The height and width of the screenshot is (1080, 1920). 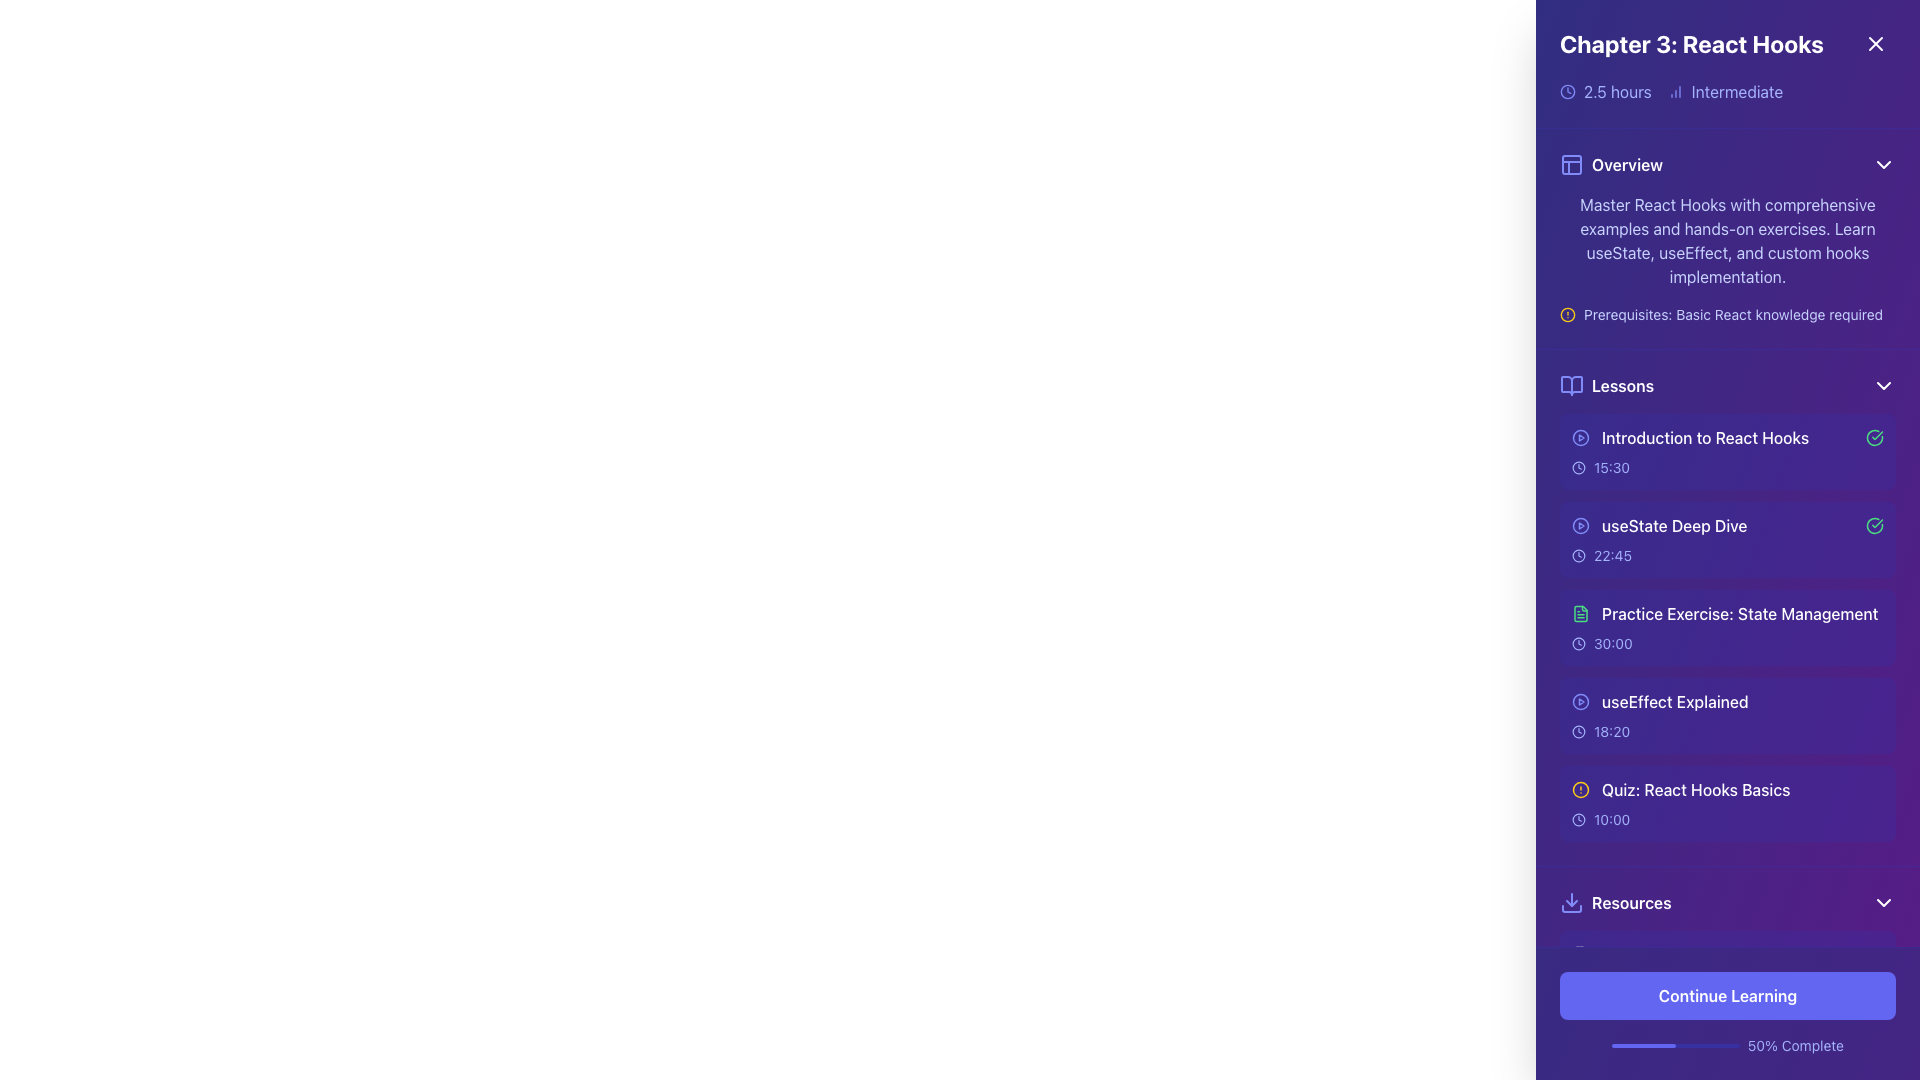 What do you see at coordinates (1605, 92) in the screenshot?
I see `the text label displaying '2.5 hours' with a clock icon, located at the top of the panel, to the left of the 'Intermediate' element` at bounding box center [1605, 92].